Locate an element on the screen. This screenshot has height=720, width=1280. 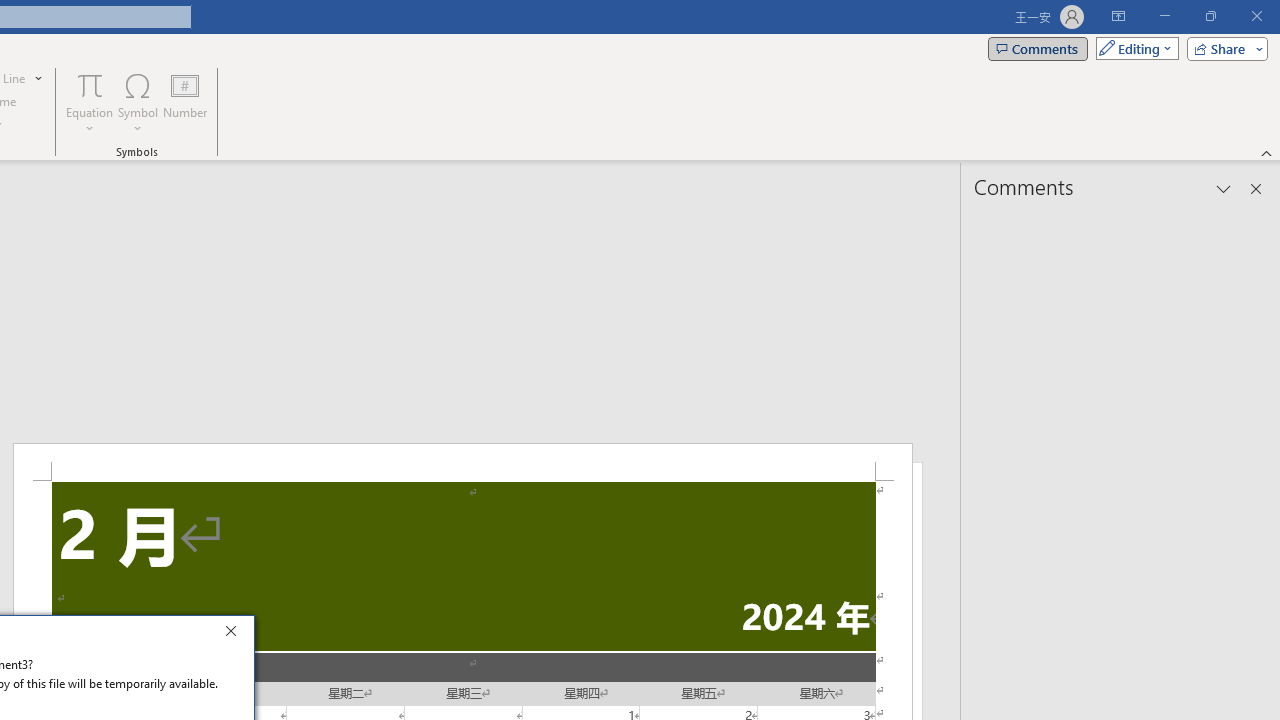
'Comments' is located at coordinates (1038, 47).